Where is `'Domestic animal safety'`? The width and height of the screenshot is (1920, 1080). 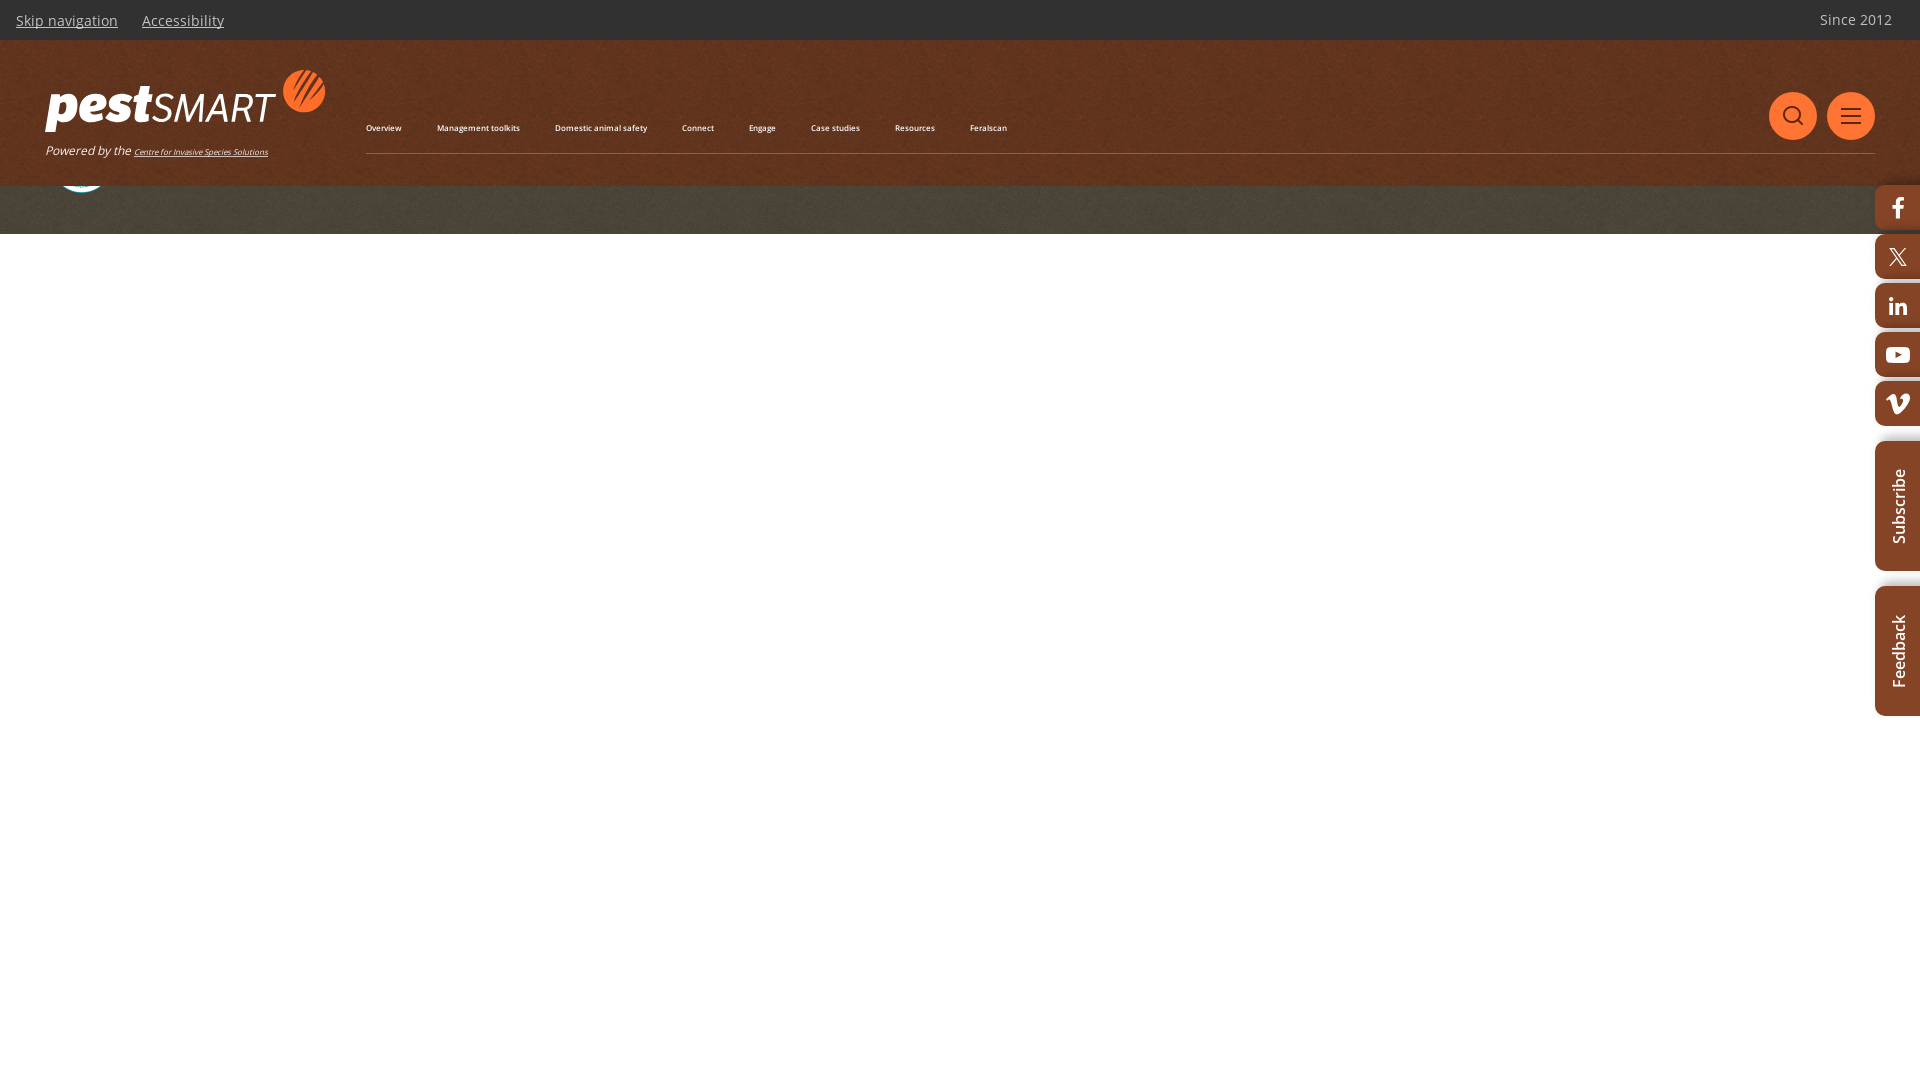 'Domestic animal safety' is located at coordinates (599, 127).